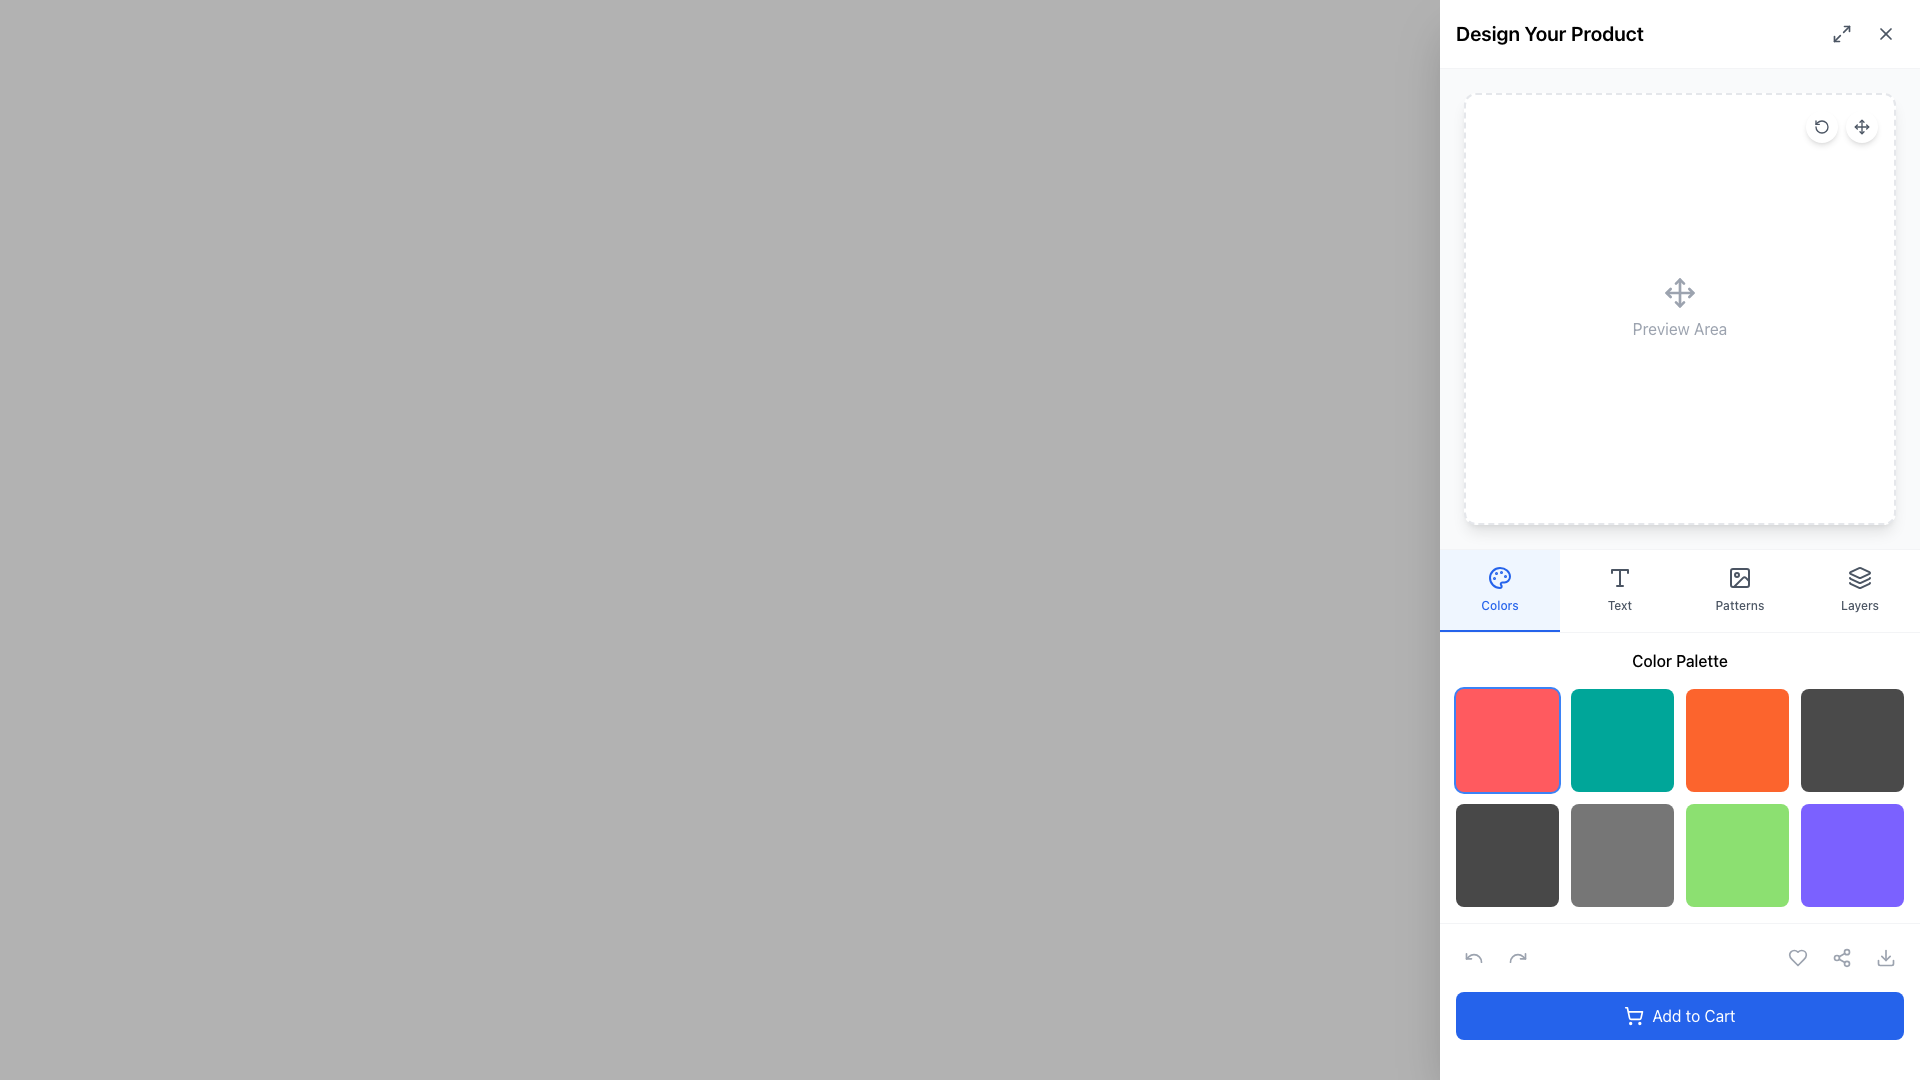 The width and height of the screenshot is (1920, 1080). What do you see at coordinates (1738, 589) in the screenshot?
I see `the 'Patterns' button, which is the third button in a horizontal group of four options ('Colors', 'Text', 'Patterns', 'Layers')` at bounding box center [1738, 589].